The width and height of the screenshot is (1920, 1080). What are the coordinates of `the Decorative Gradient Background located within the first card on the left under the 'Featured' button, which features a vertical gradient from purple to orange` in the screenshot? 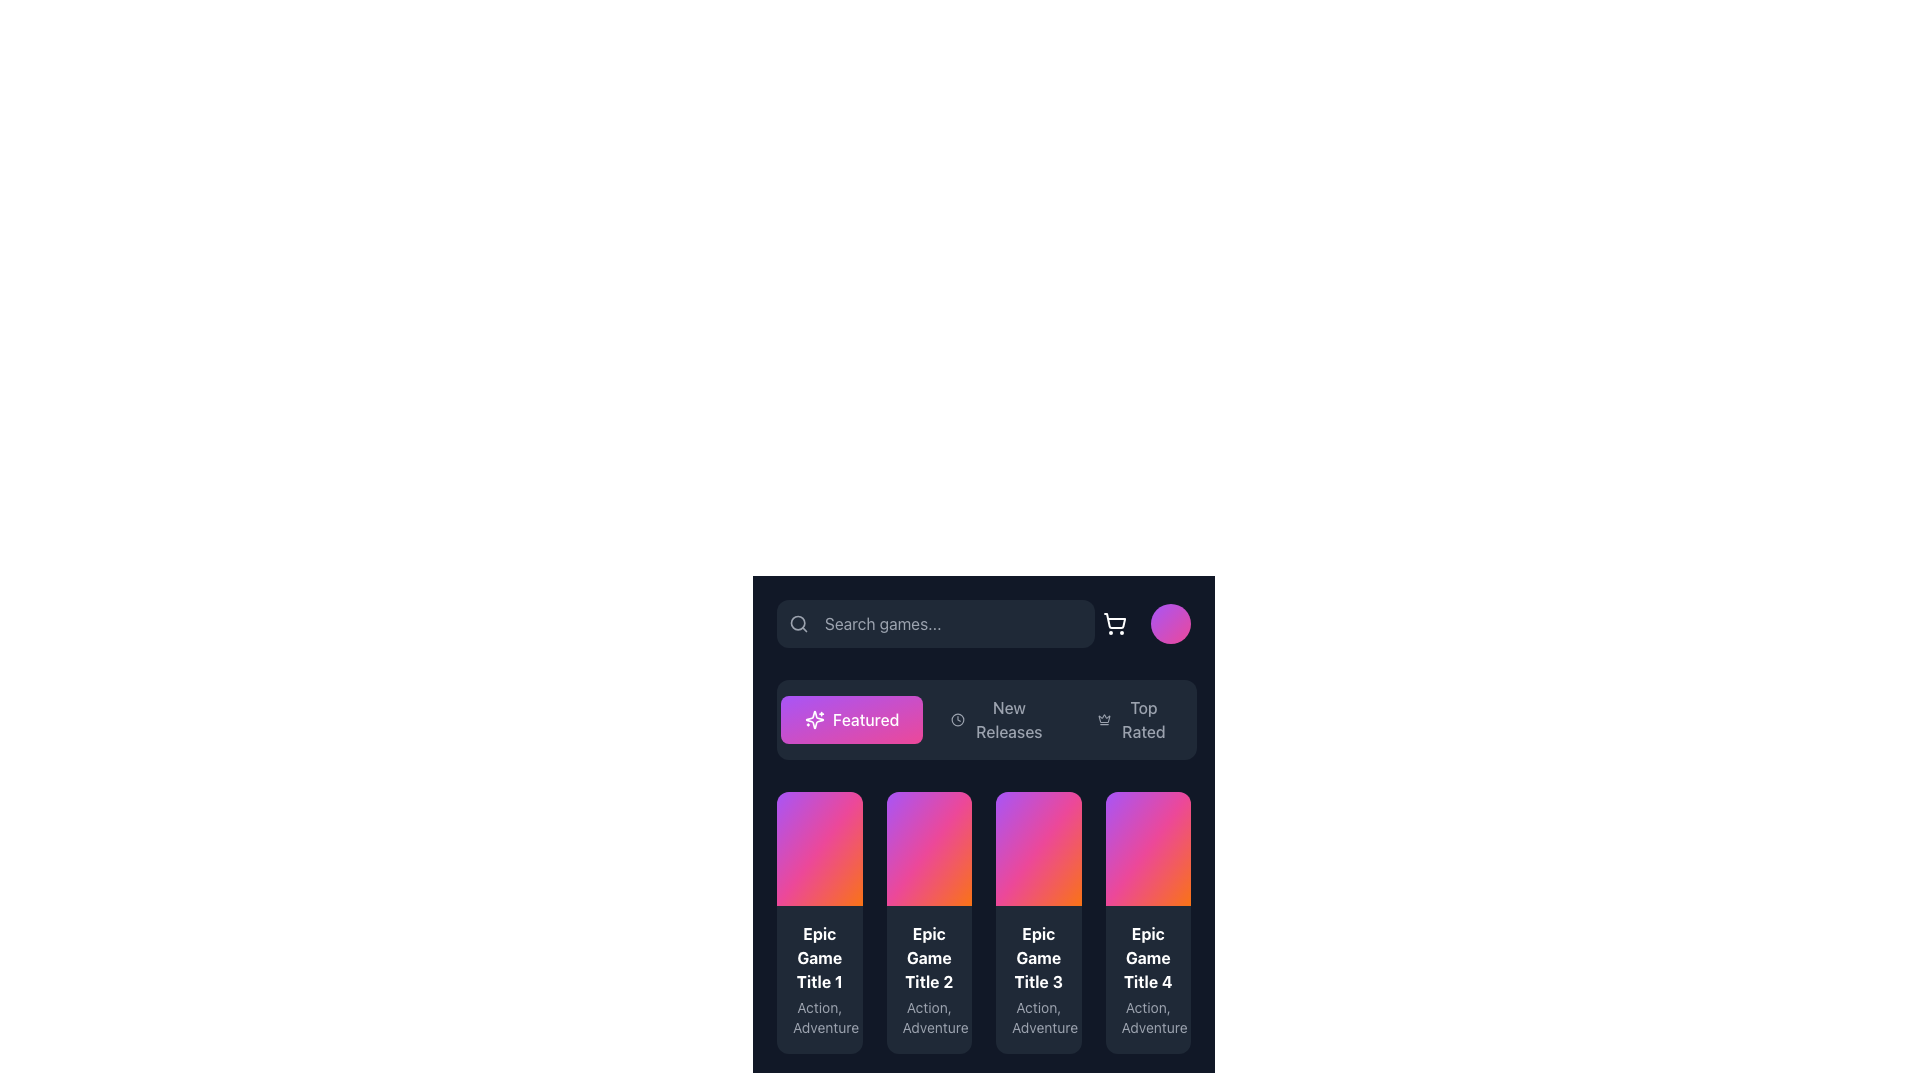 It's located at (819, 848).